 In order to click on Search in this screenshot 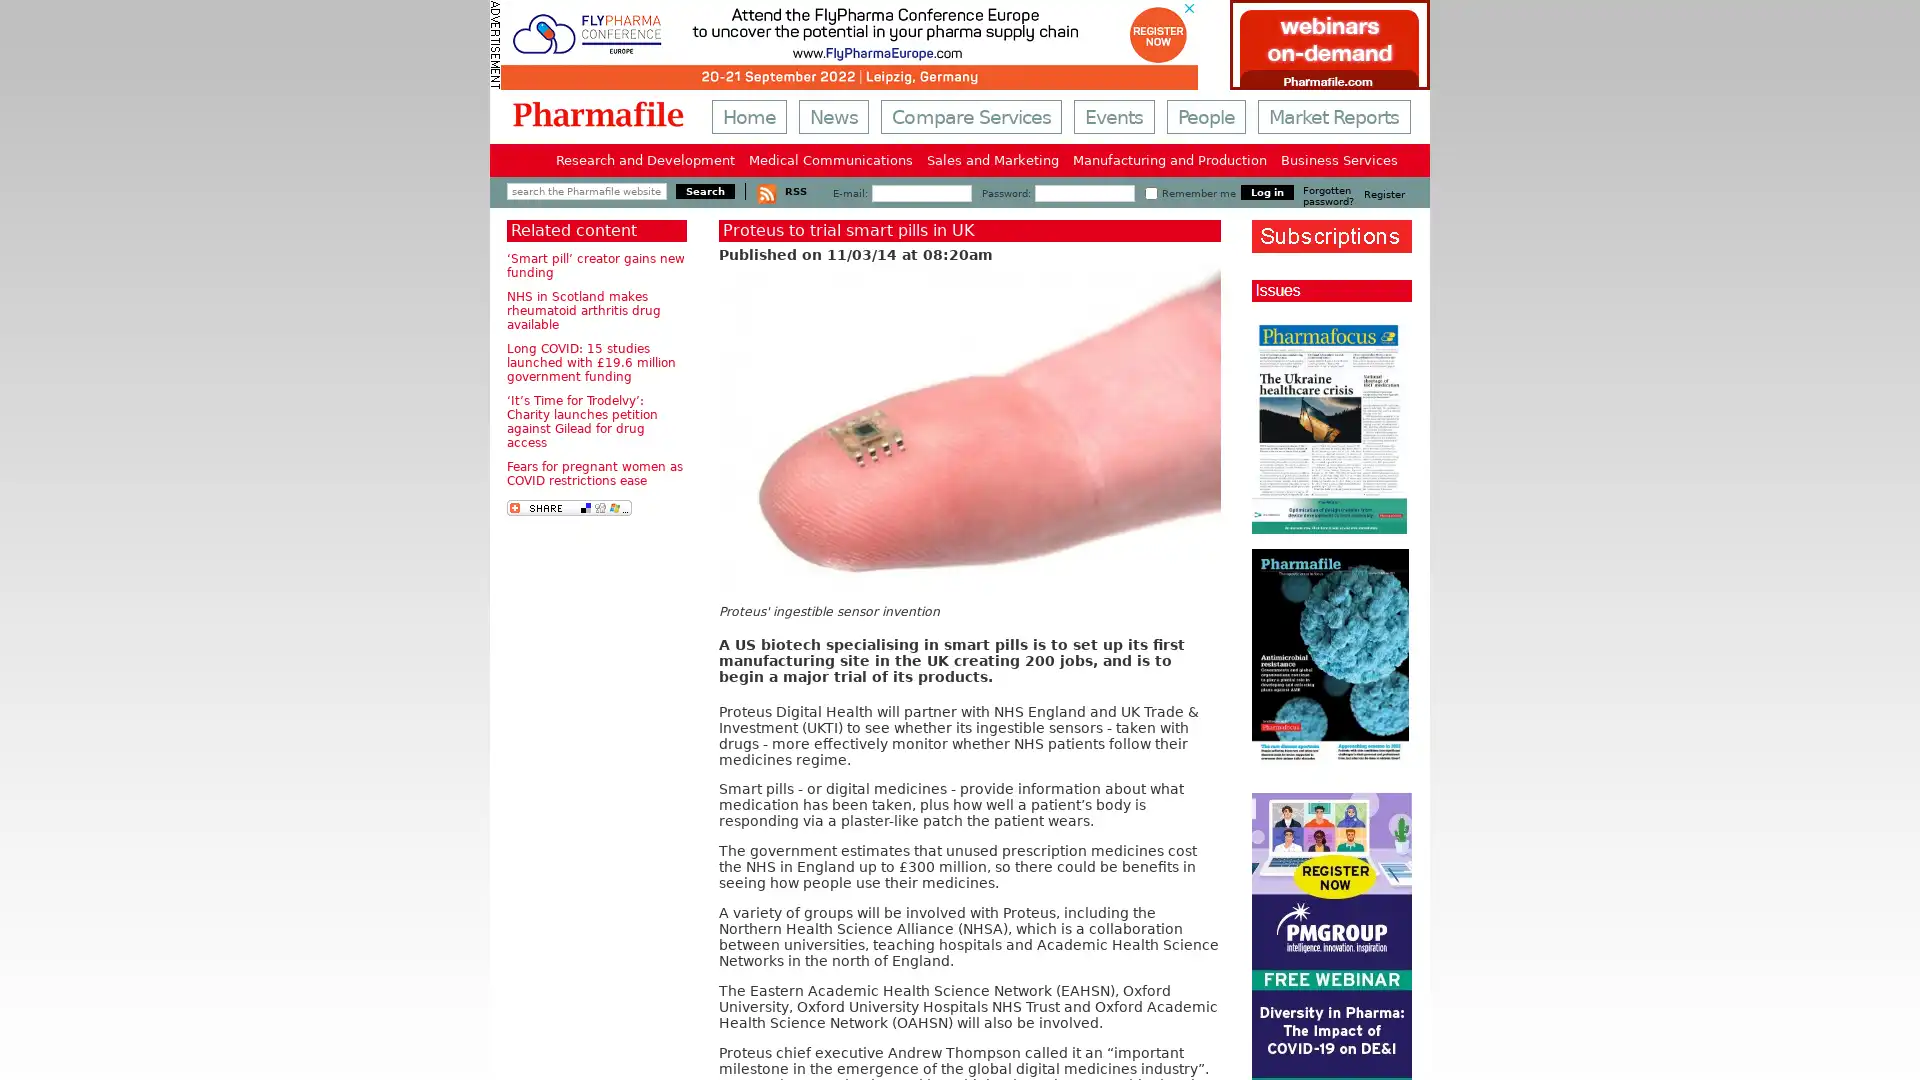, I will do `click(705, 191)`.